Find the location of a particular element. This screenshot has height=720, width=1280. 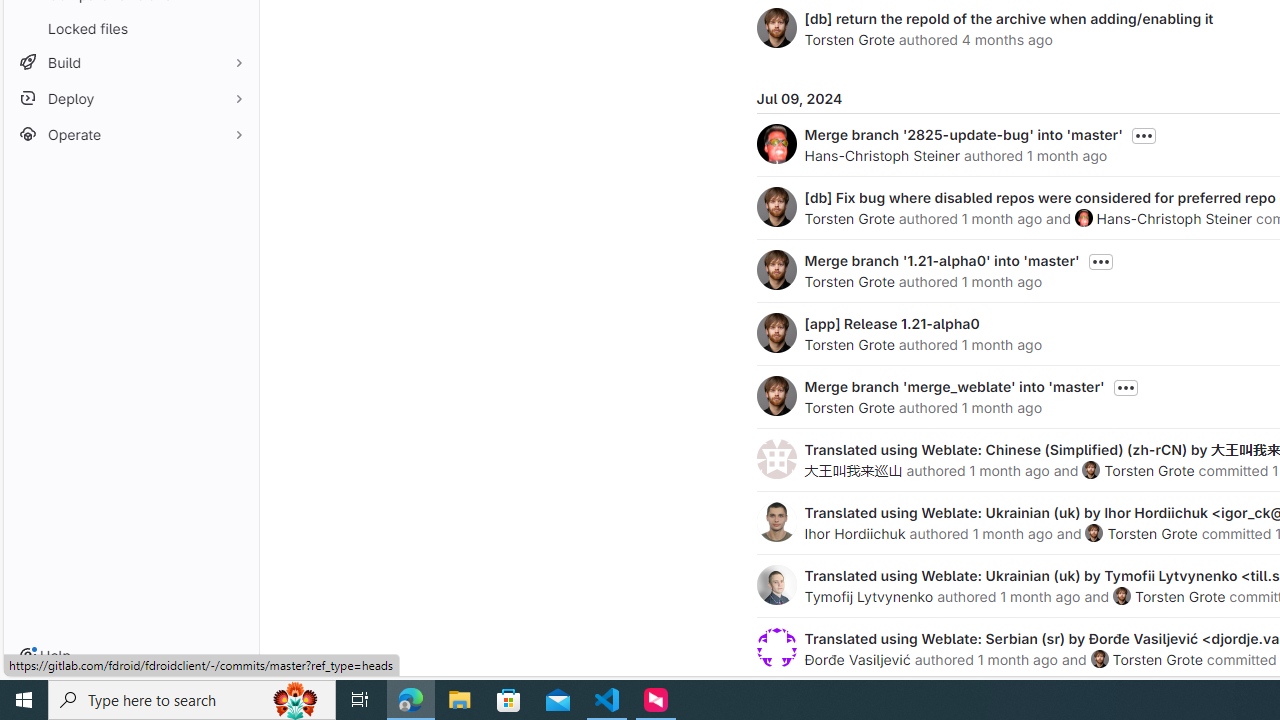

'Build' is located at coordinates (130, 61).